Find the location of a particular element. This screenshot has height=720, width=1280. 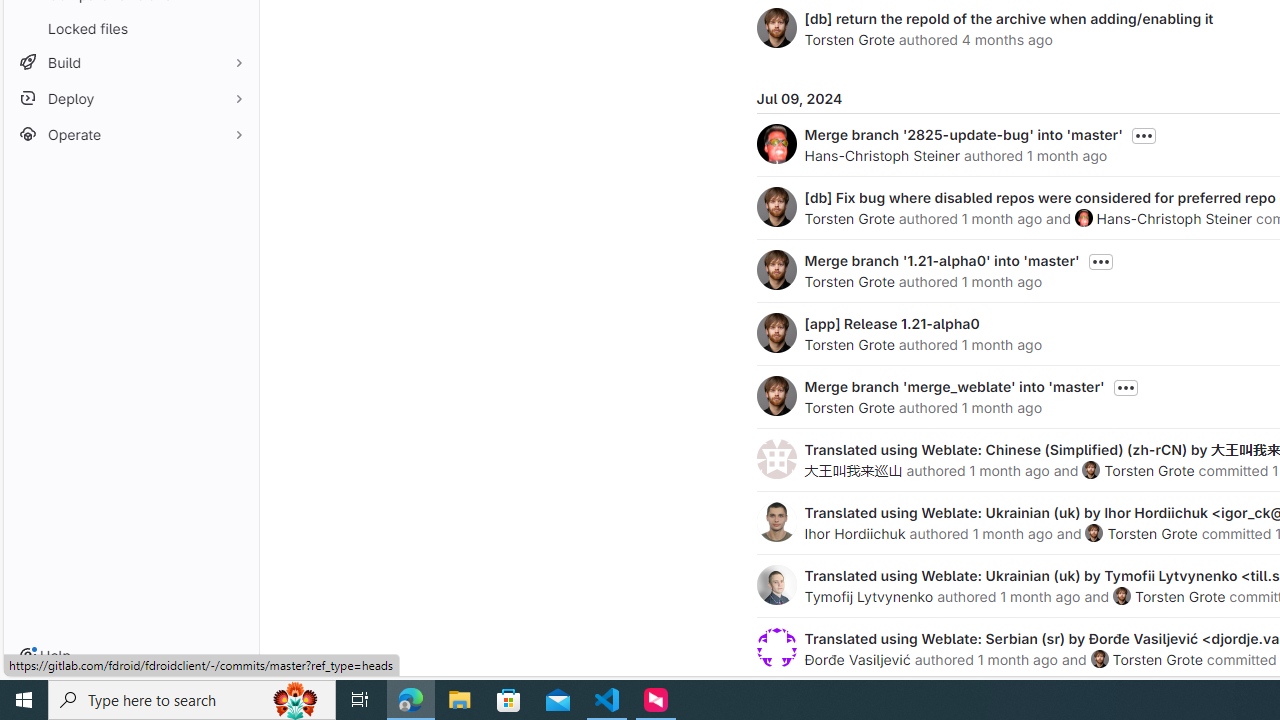

'Build' is located at coordinates (130, 61).